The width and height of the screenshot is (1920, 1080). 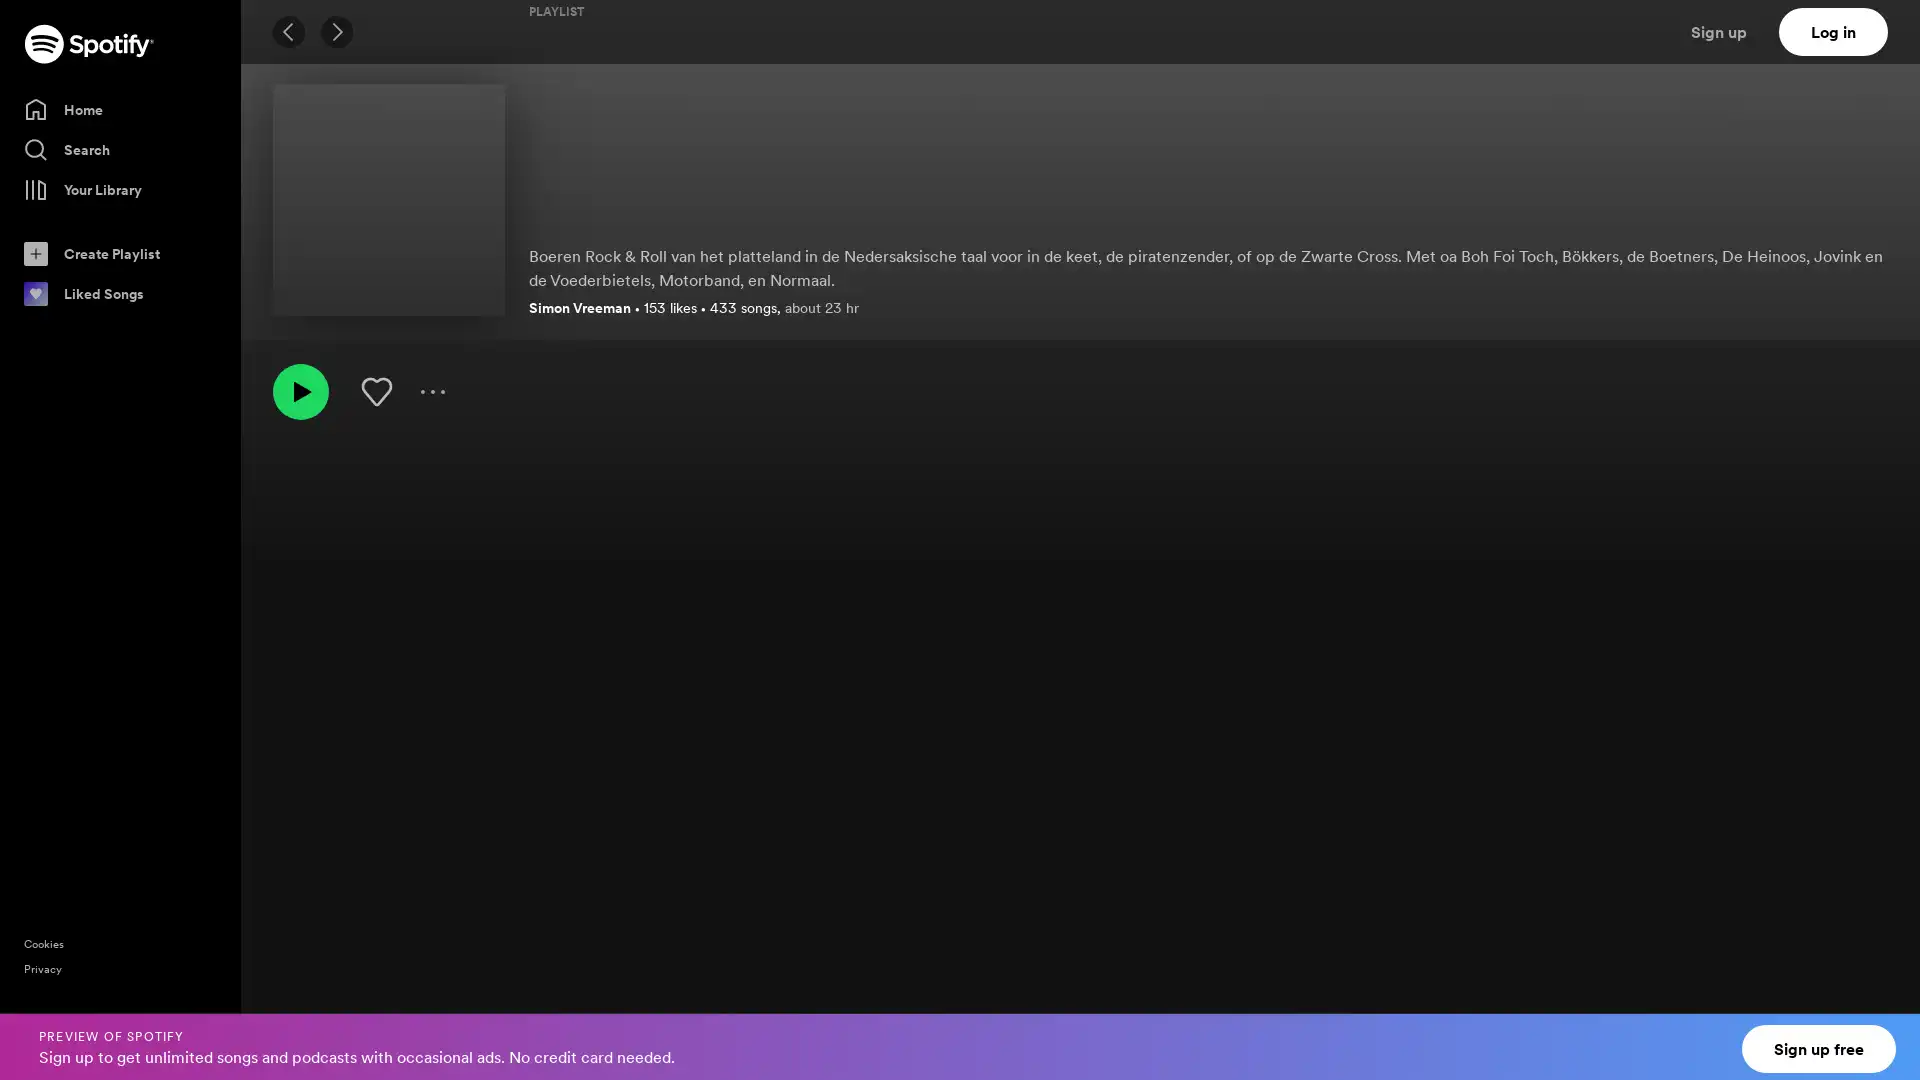 What do you see at coordinates (1819, 1048) in the screenshot?
I see `Sign up free` at bounding box center [1819, 1048].